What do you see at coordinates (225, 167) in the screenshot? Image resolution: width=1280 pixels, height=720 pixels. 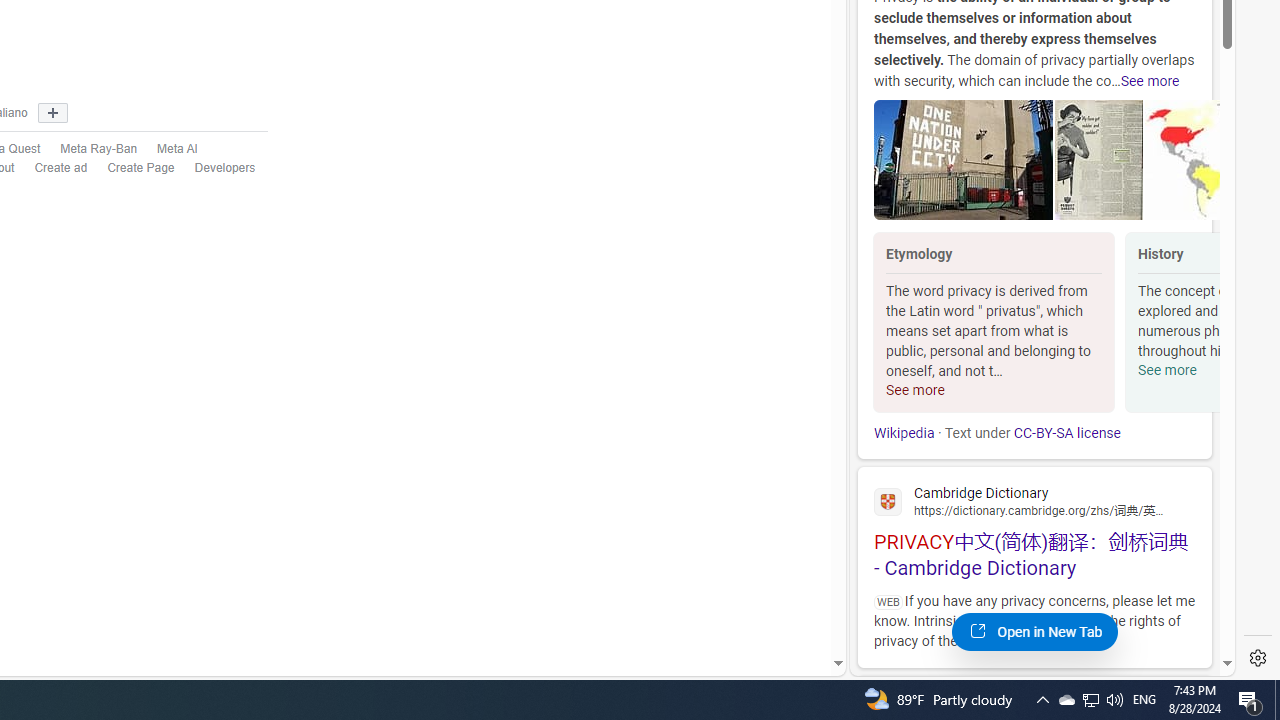 I see `'Developers'` at bounding box center [225, 167].